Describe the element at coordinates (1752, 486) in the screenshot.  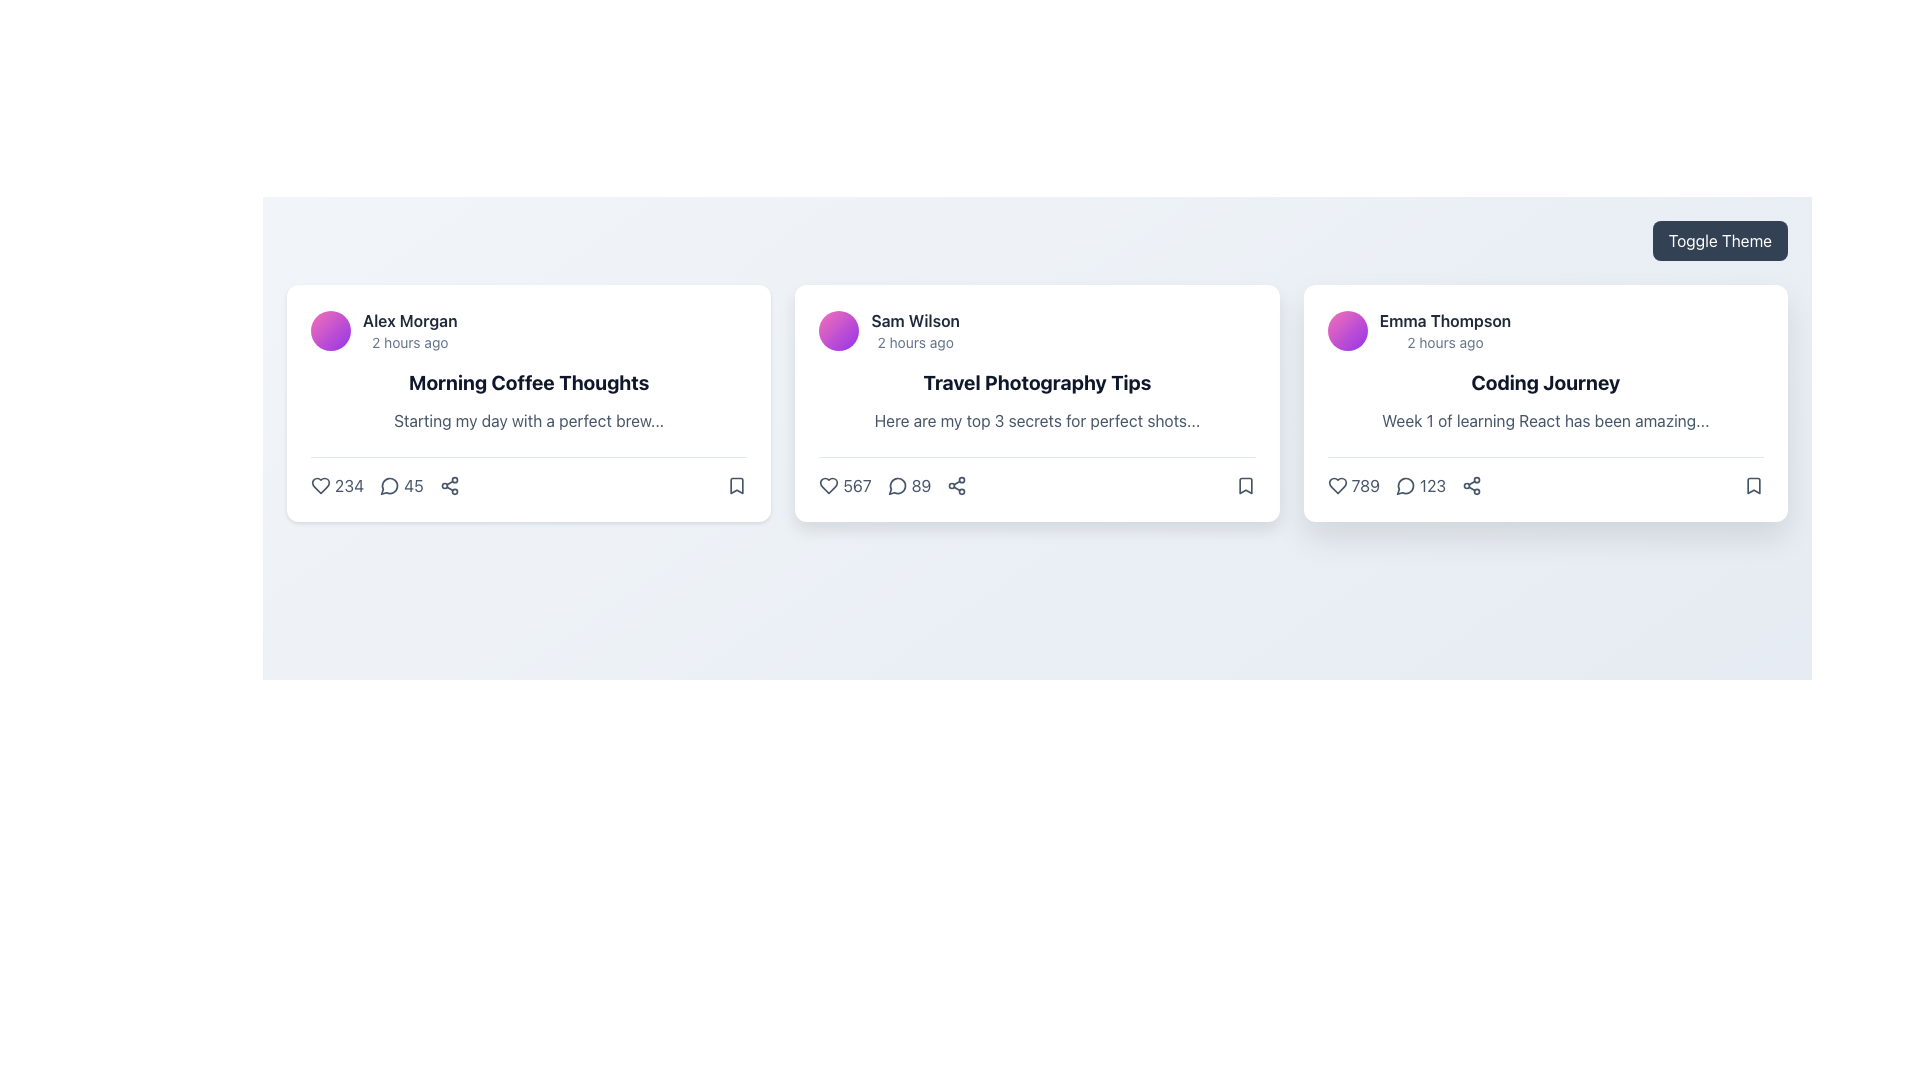
I see `the bookmark icon located in the footer section of the 'Coding Journey' card authored by 'Emma Thompson' to bookmark the content` at that location.